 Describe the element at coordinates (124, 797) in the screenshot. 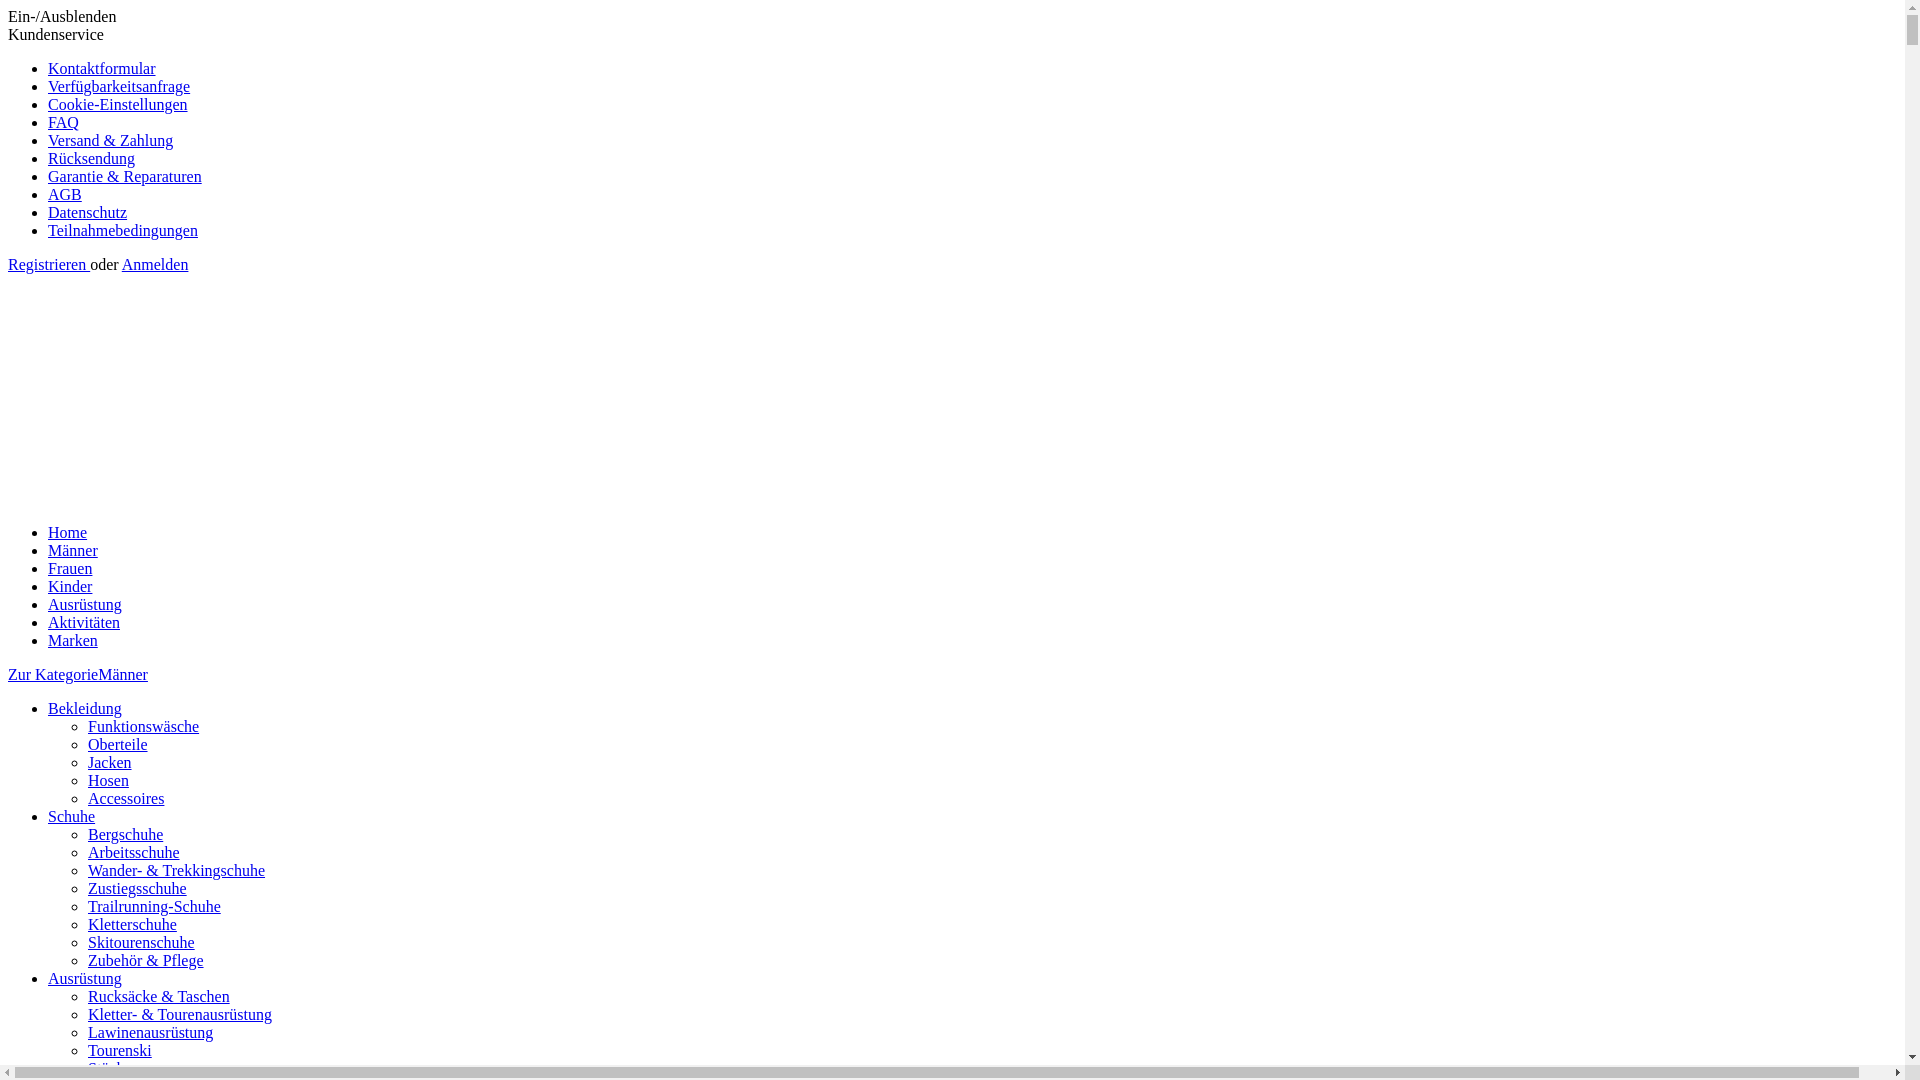

I see `'Accessoires'` at that location.